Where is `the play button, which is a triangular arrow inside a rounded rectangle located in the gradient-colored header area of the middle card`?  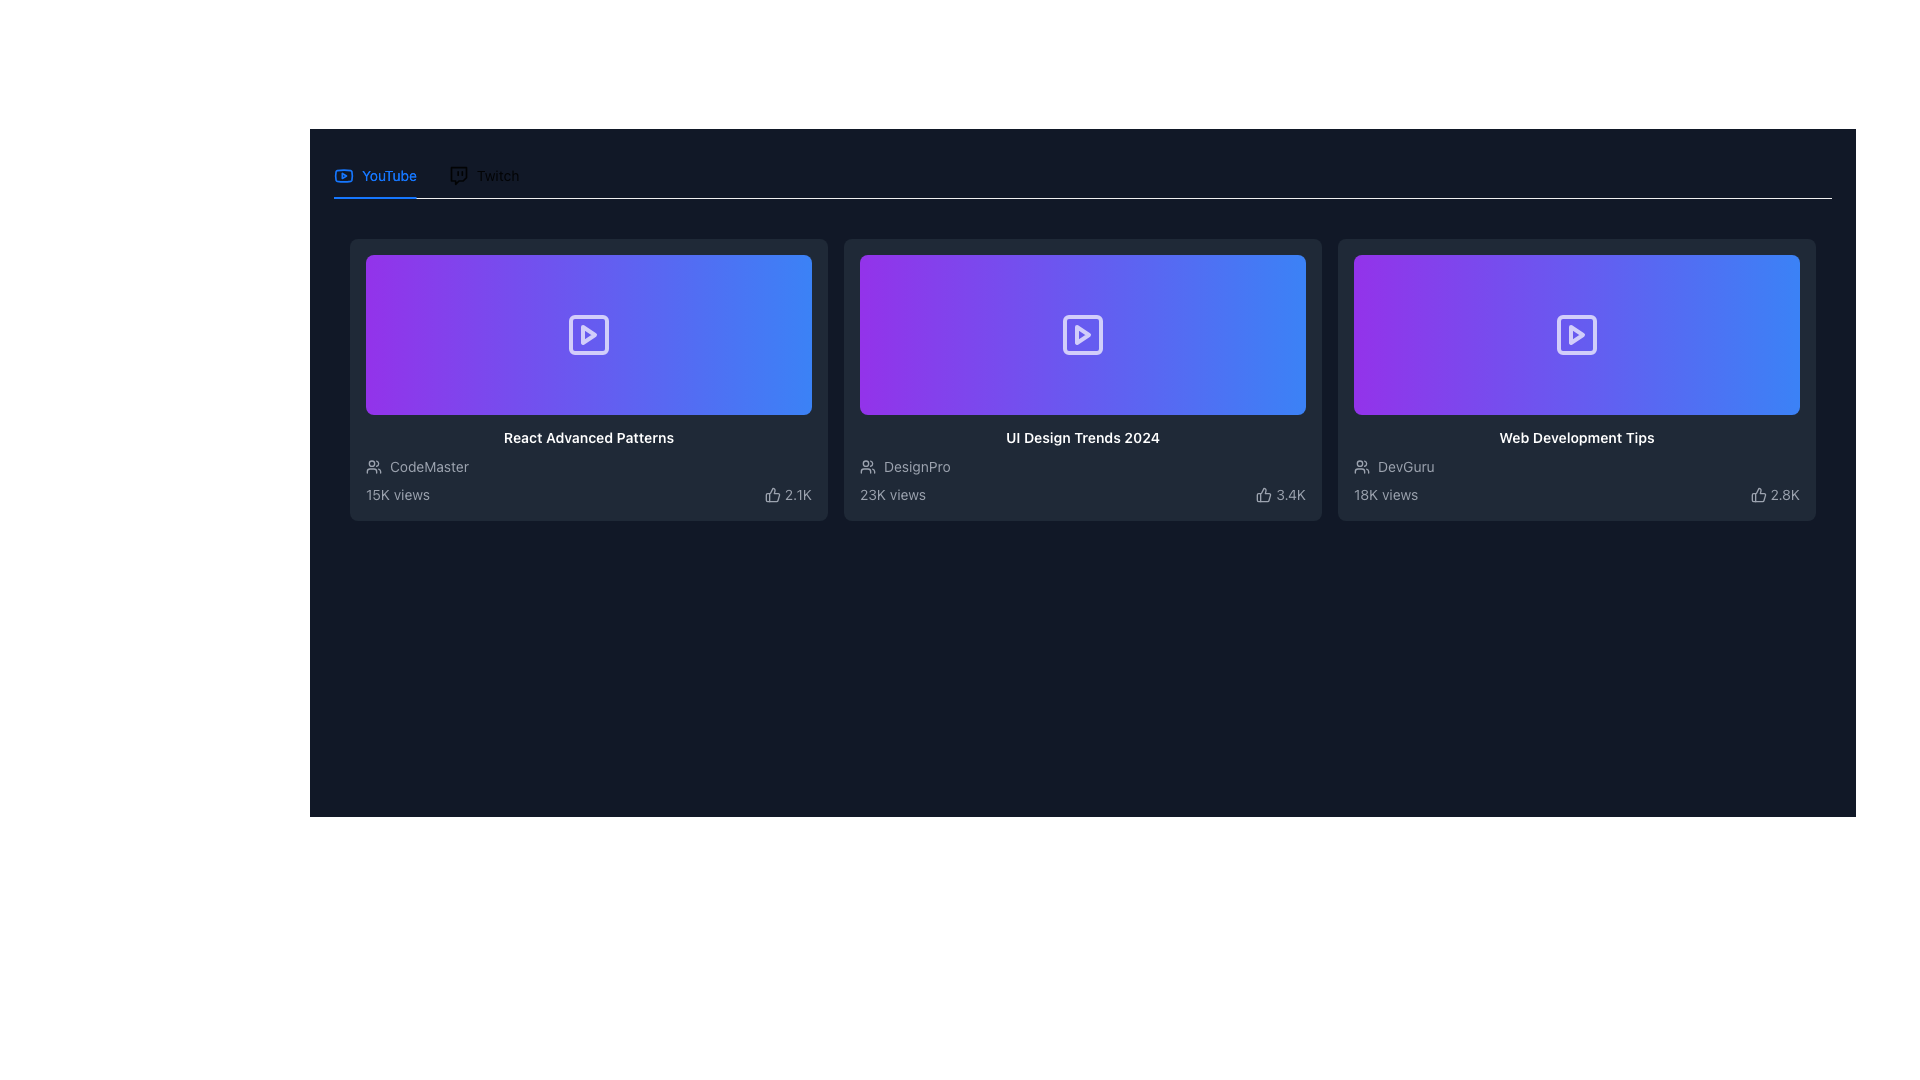 the play button, which is a triangular arrow inside a rounded rectangle located in the gradient-colored header area of the middle card is located at coordinates (1082, 334).